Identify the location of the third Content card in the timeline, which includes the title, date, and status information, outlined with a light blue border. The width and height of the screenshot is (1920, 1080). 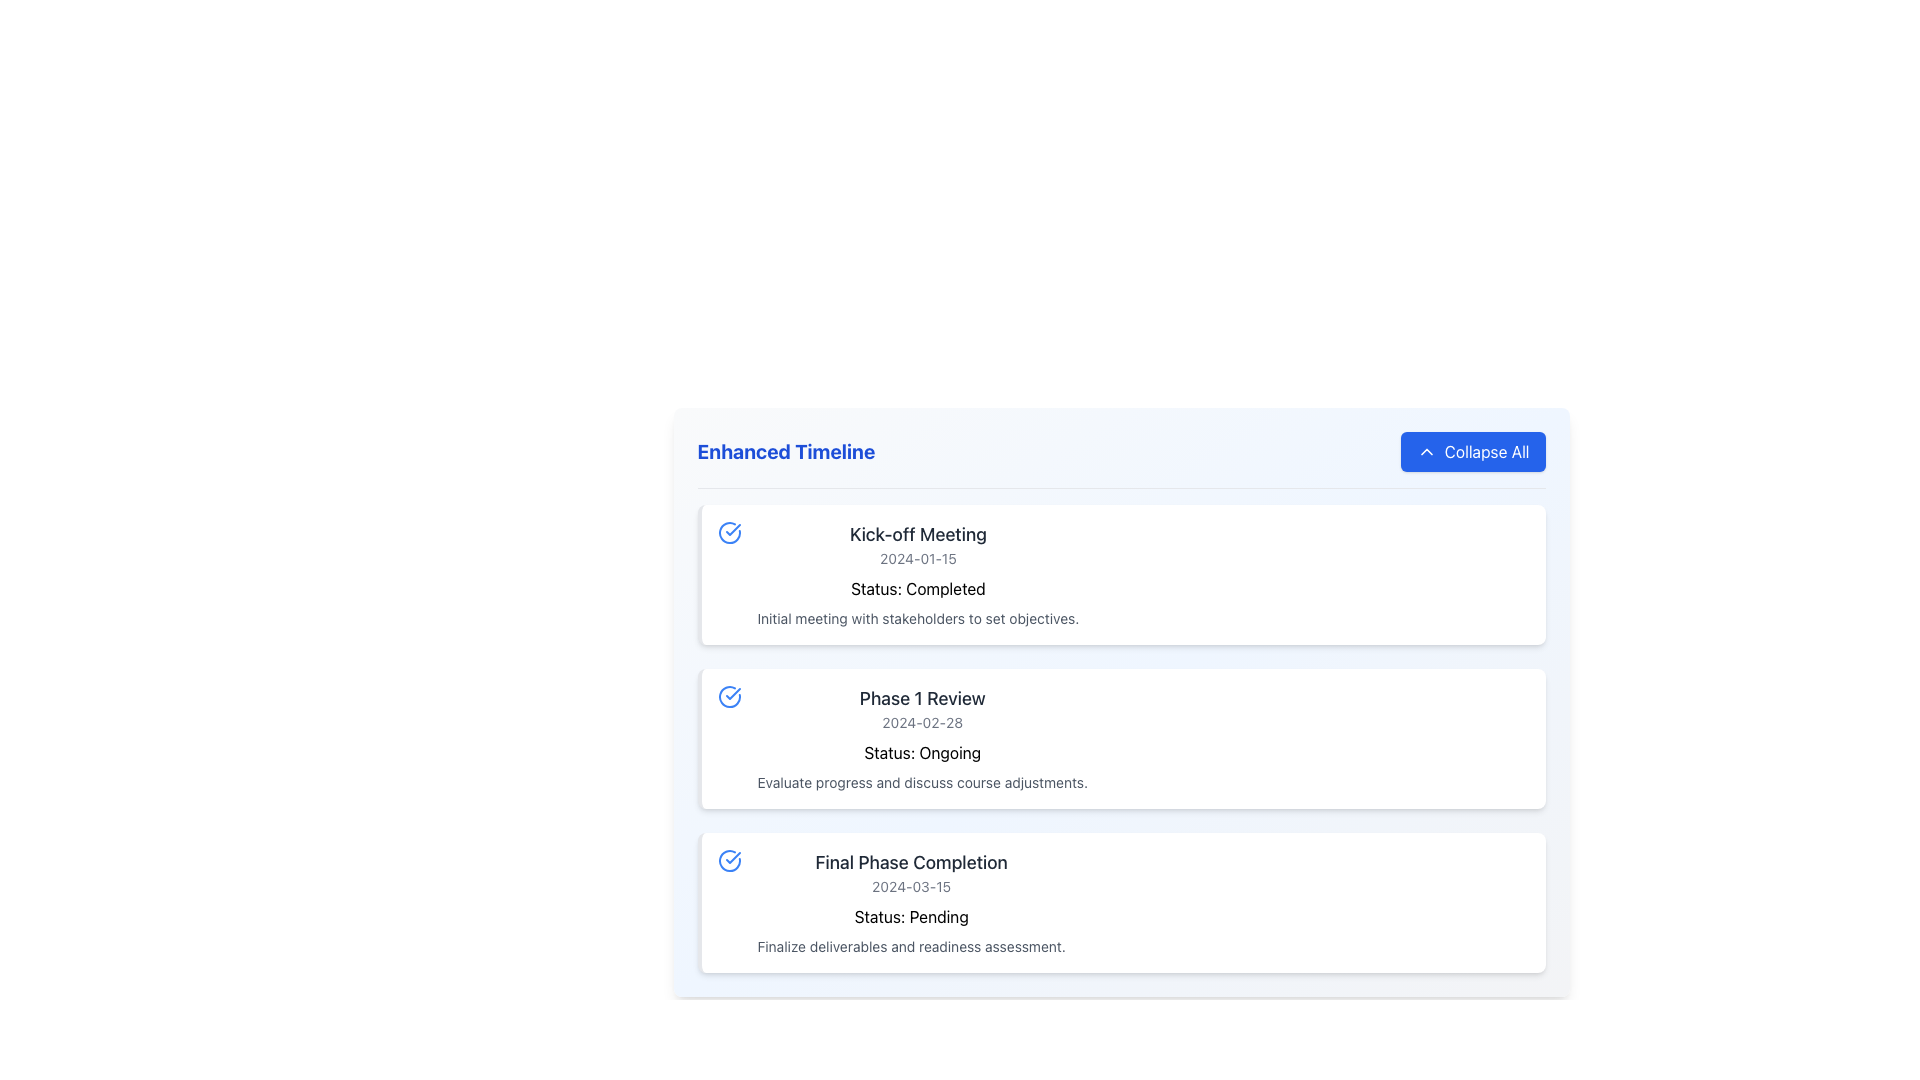
(910, 902).